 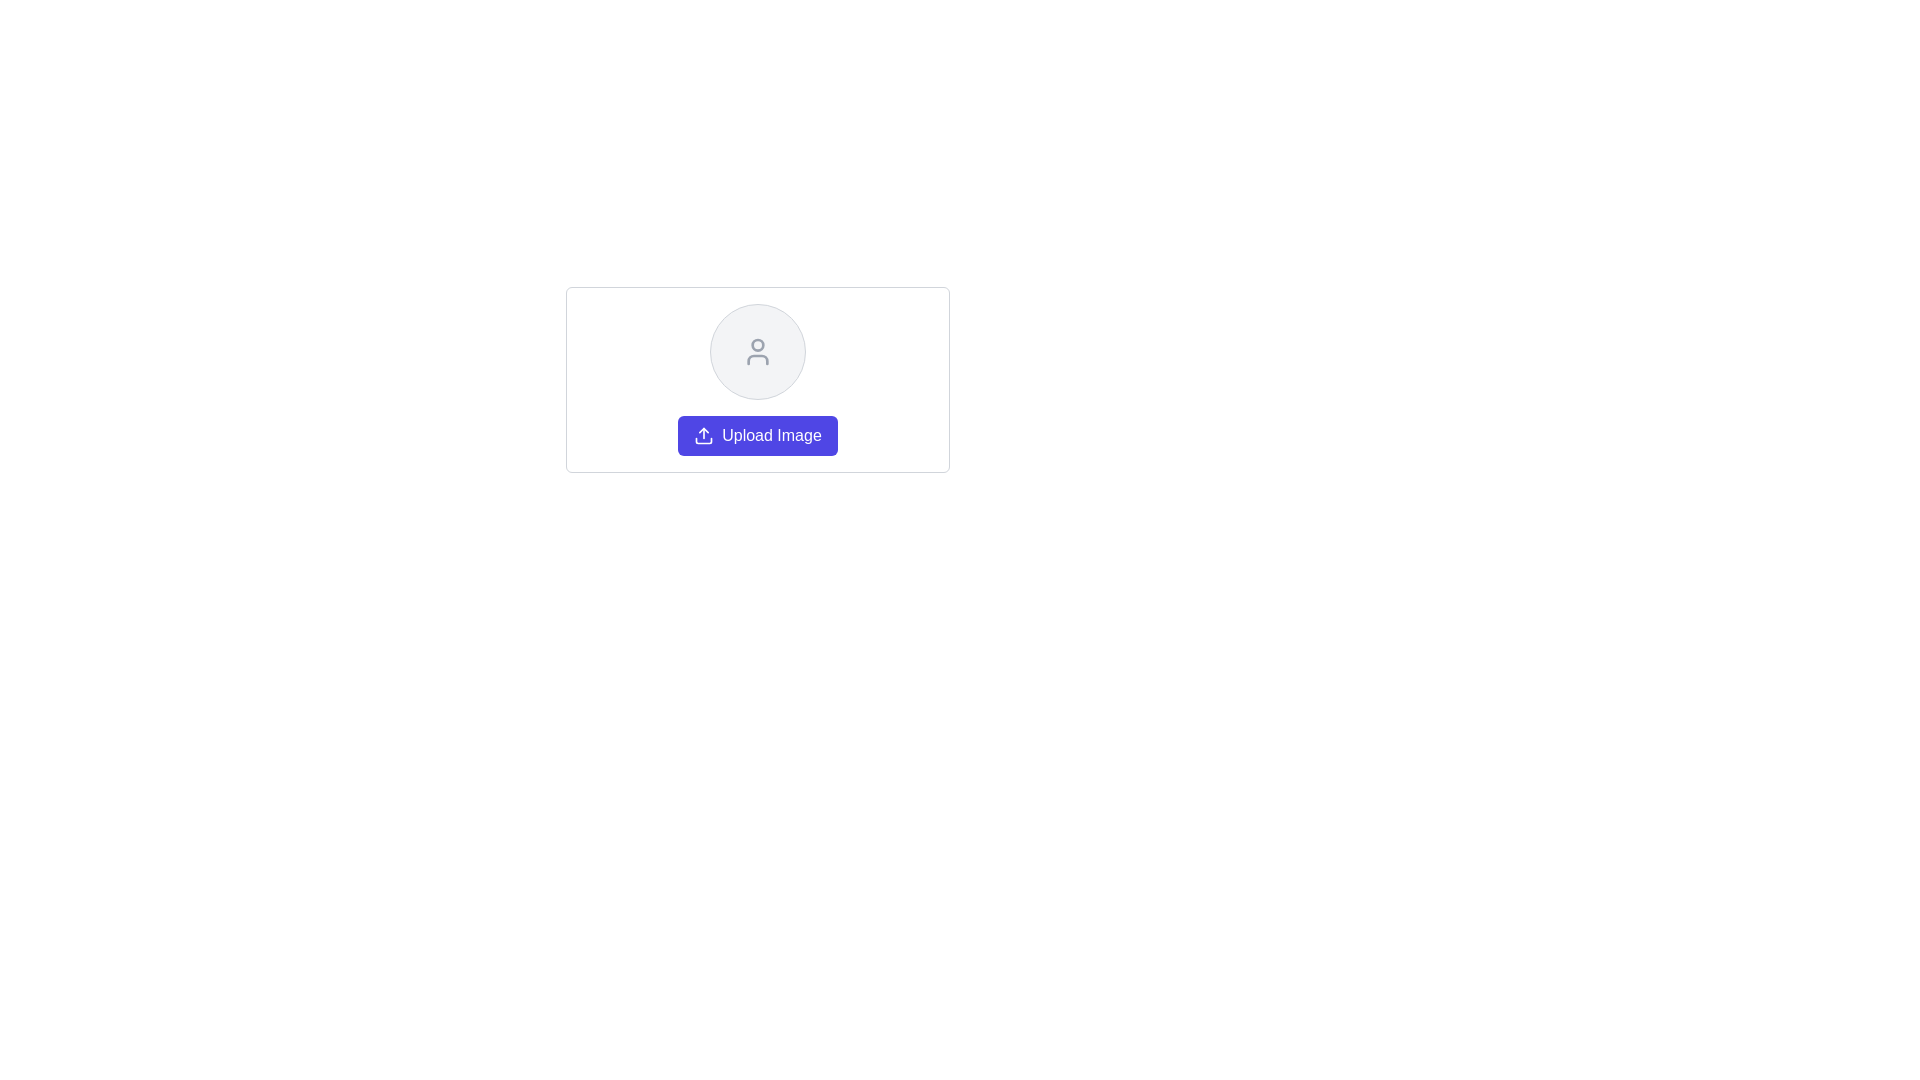 What do you see at coordinates (757, 350) in the screenshot?
I see `the Avatar Placeholder element, which is a circular area with a light gray background and a person icon, positioned above the blue 'Upload Image' button` at bounding box center [757, 350].